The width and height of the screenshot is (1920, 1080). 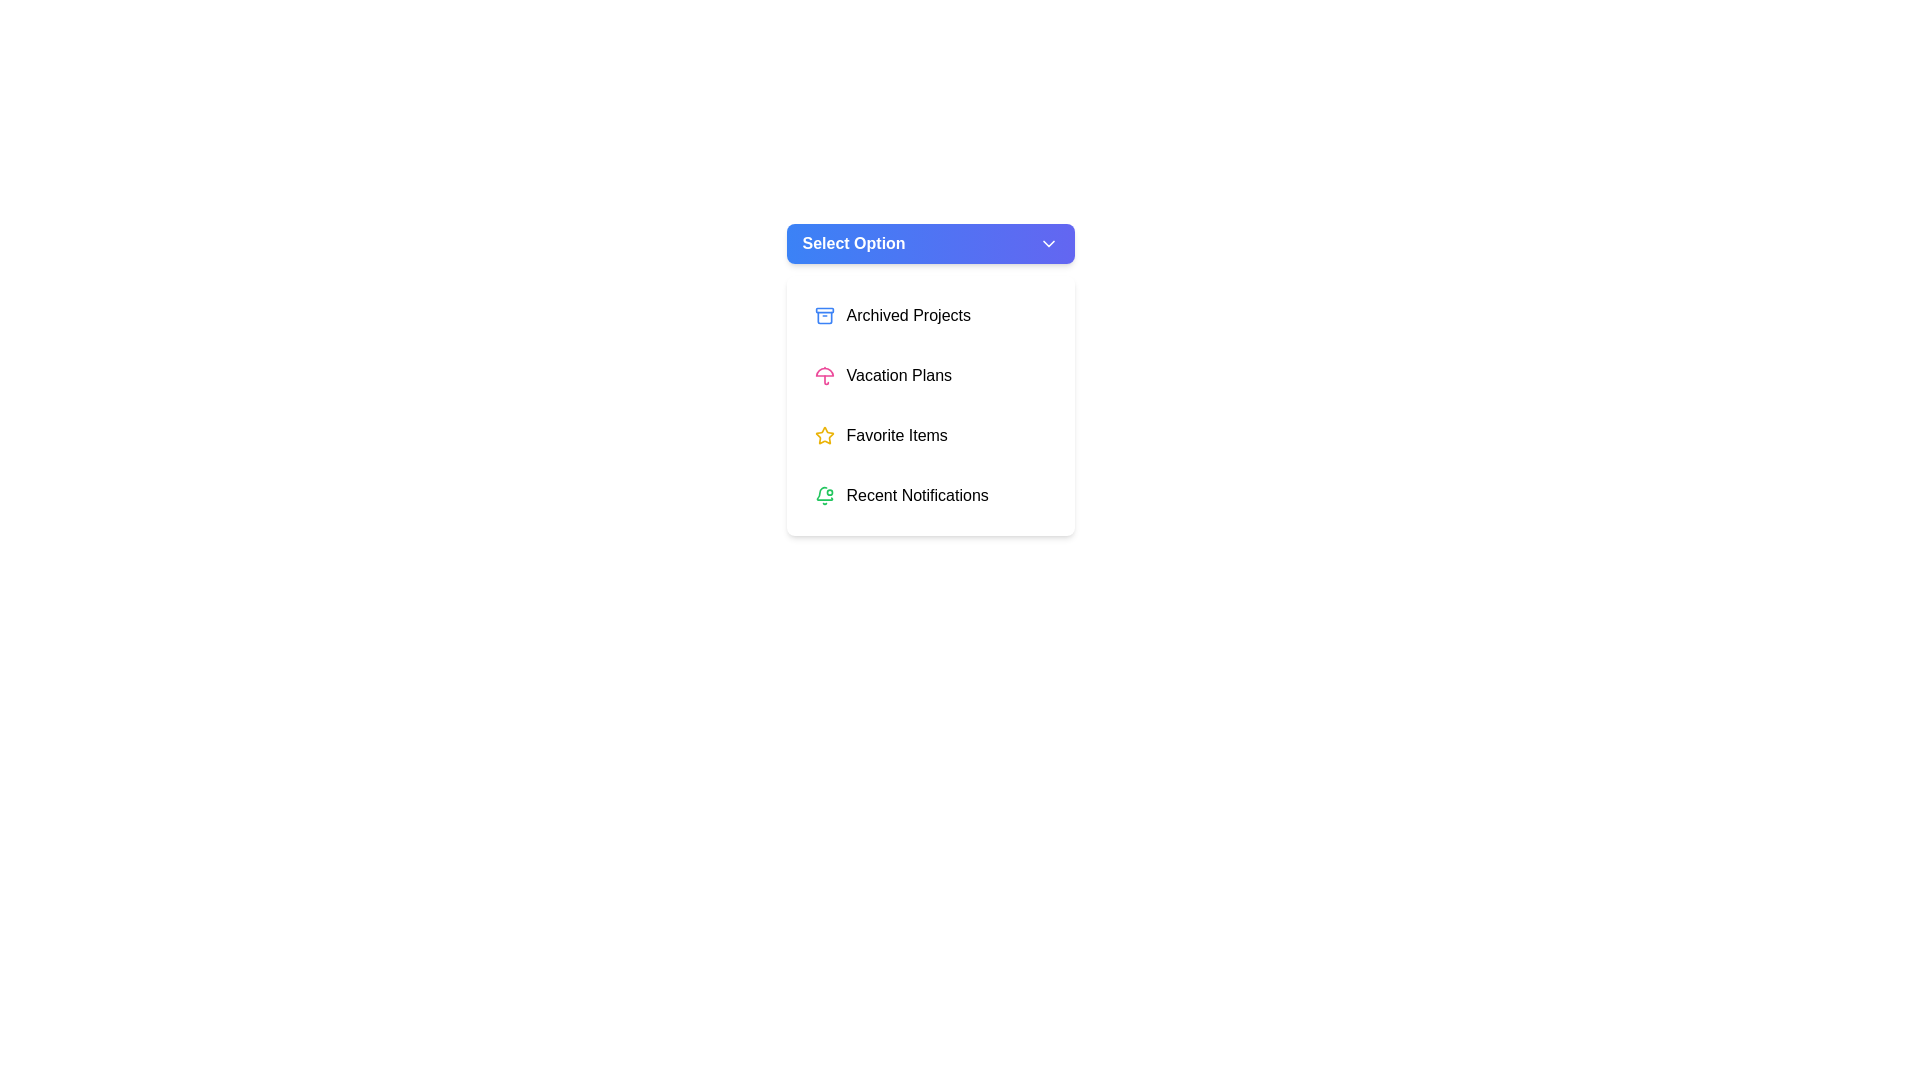 I want to click on the menu item Vacation Plans from the dropdown, so click(x=929, y=375).